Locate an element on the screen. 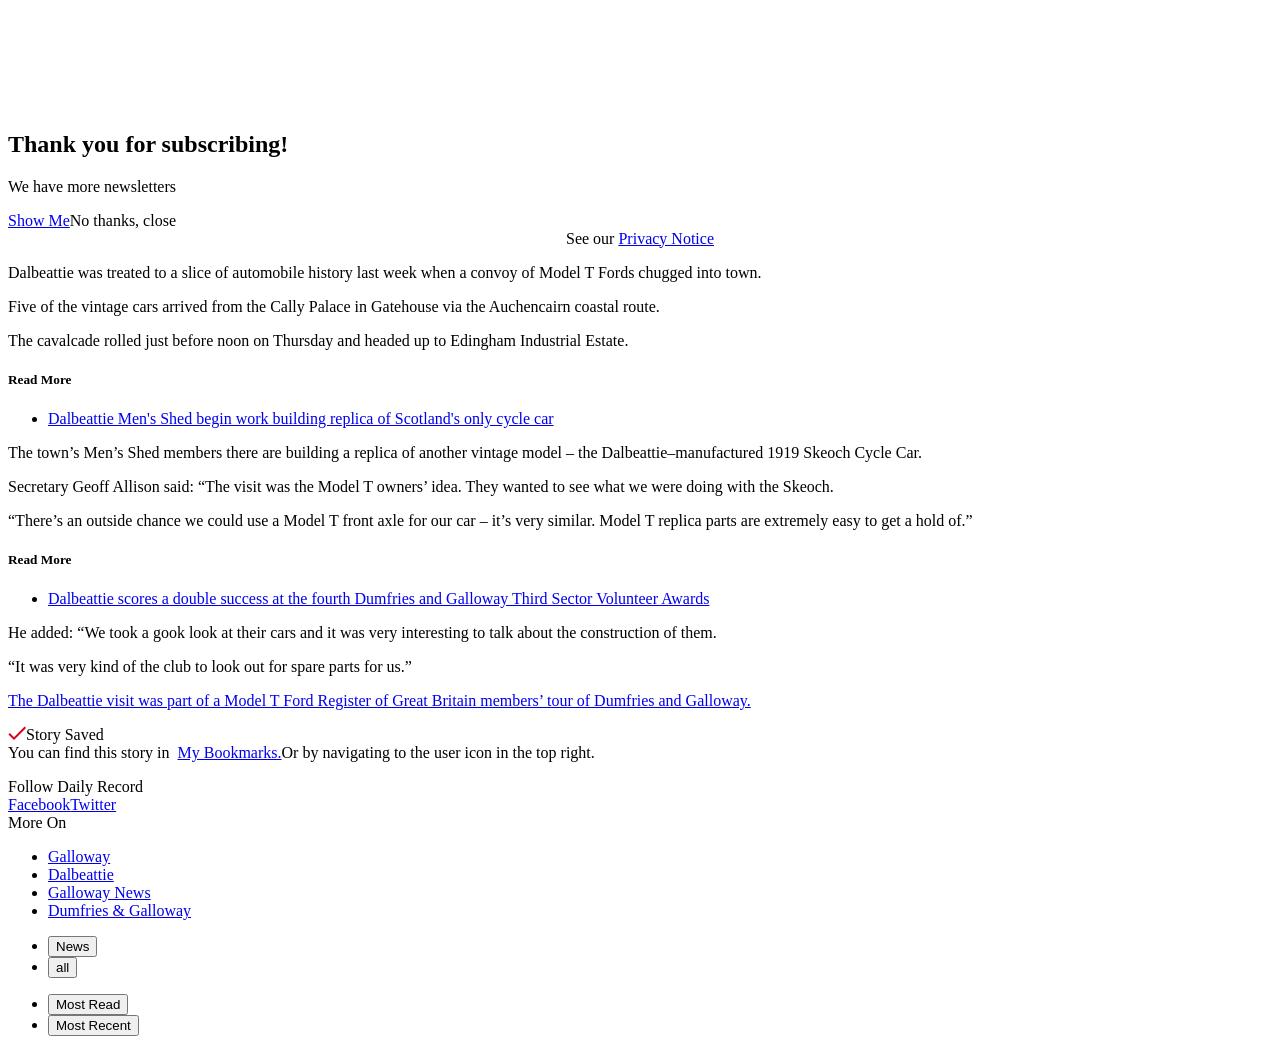  '“There’s an outside chance we could use a Model T front axle for our car – it’s very similar. Model T replica parts are extremely easy to get a hold of.”' is located at coordinates (489, 519).